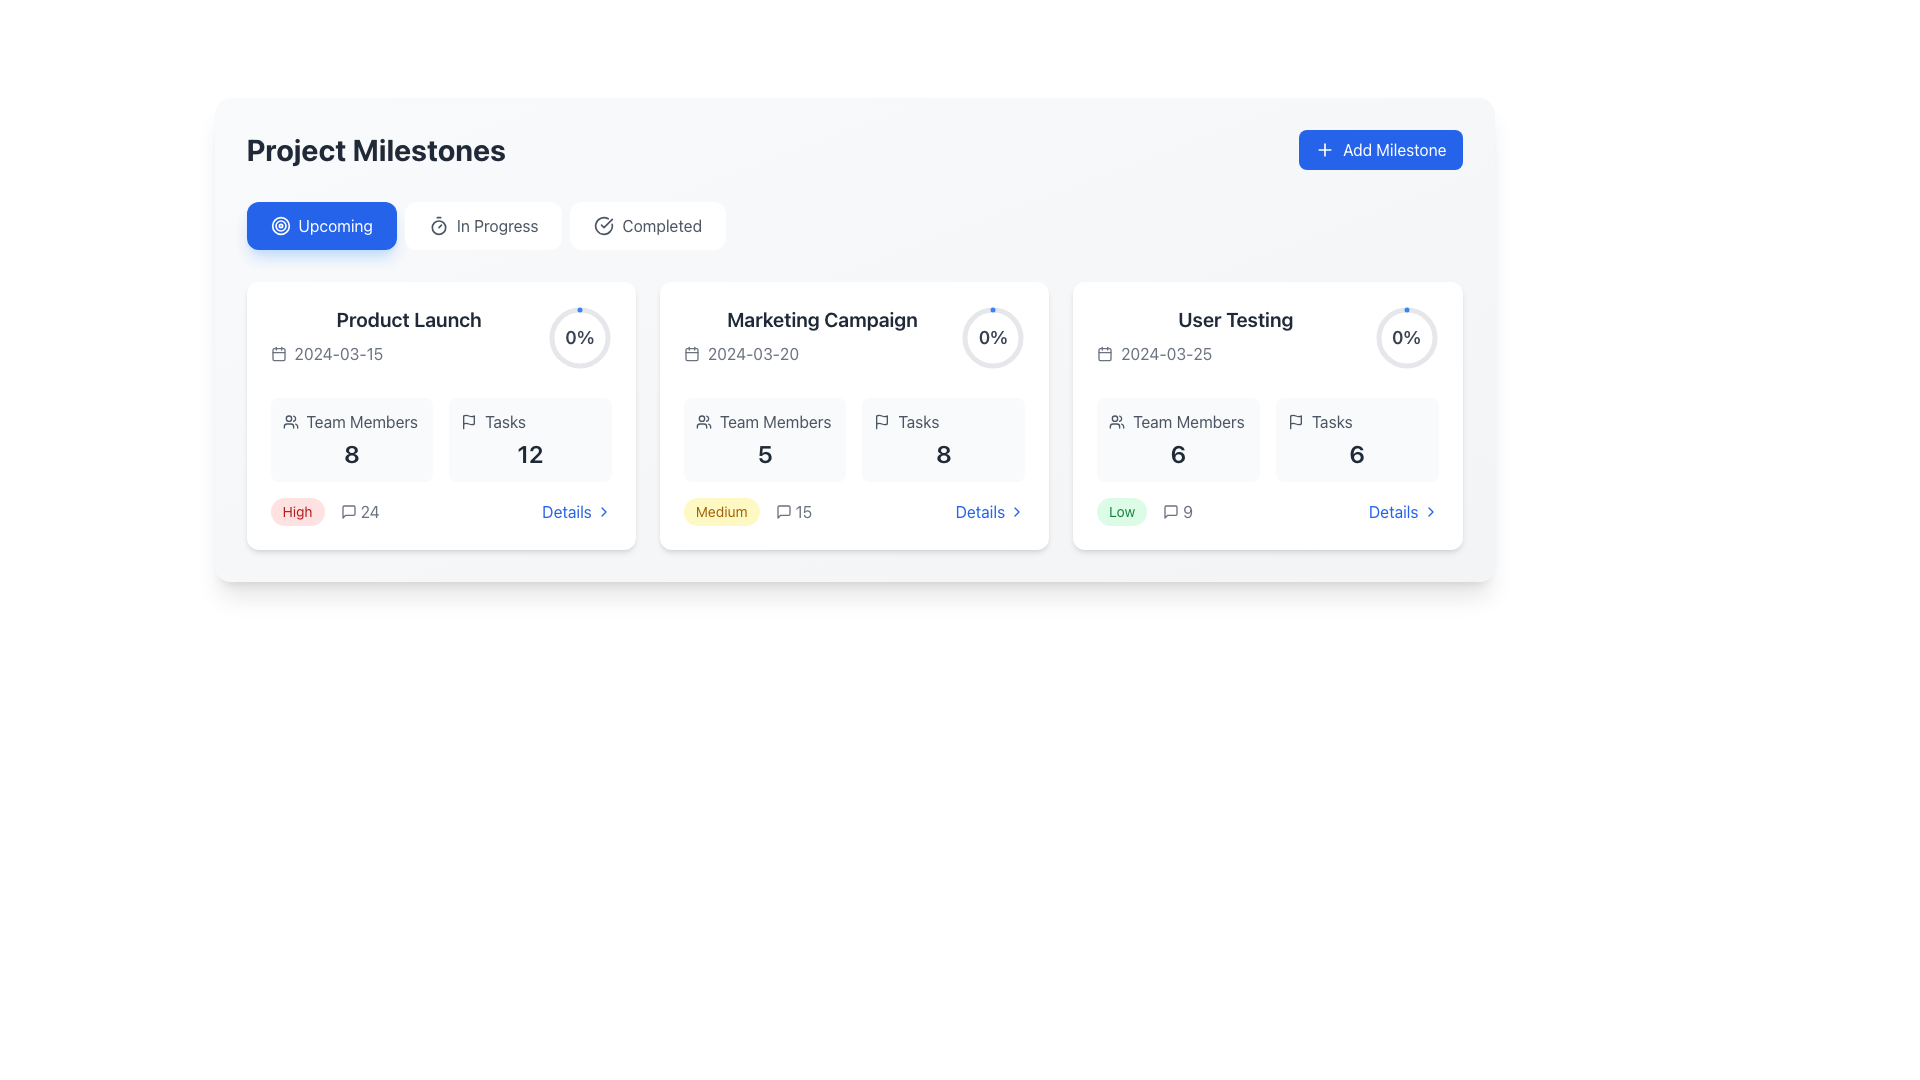  I want to click on the Information card section that summarizes a project milestone, displaying its title, due date, and progress, located in the first card of the milestone list under the 'Upcoming' tab, so click(440, 338).